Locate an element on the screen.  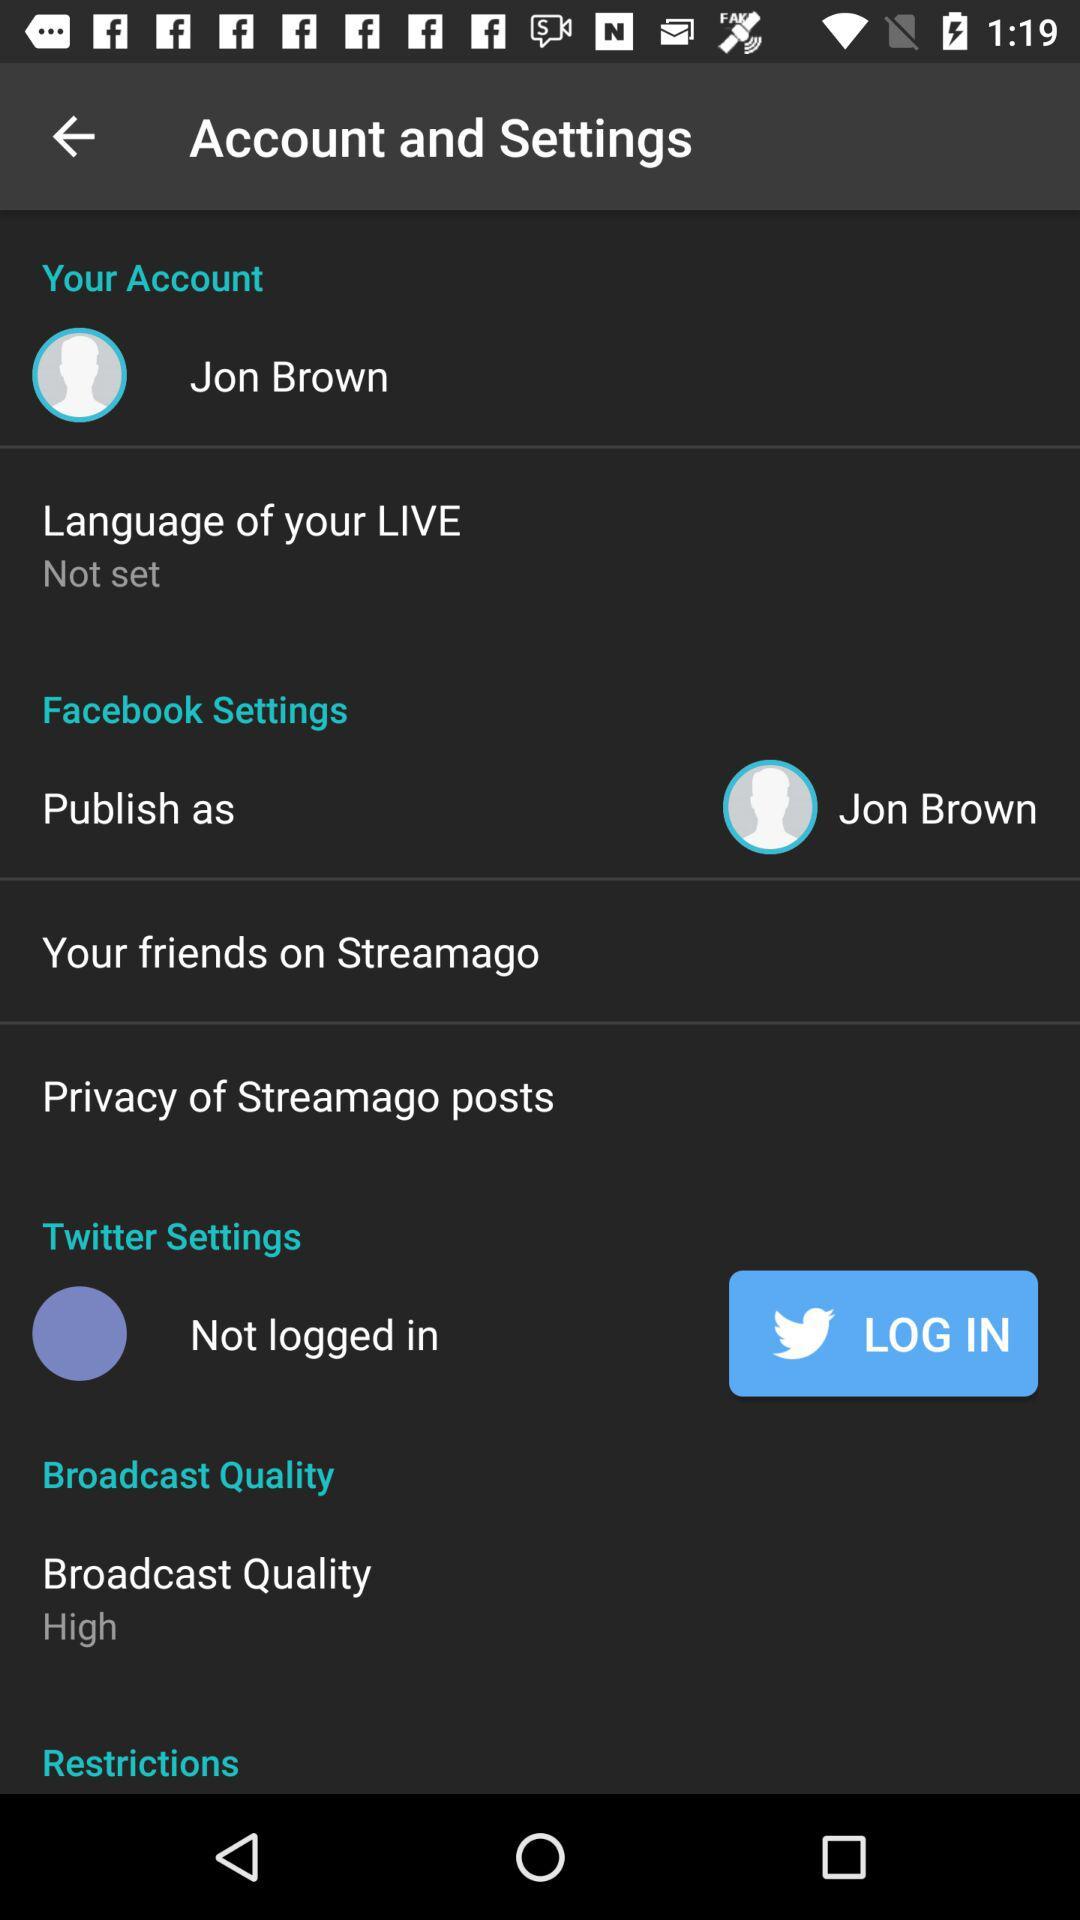
your account icon is located at coordinates (540, 254).